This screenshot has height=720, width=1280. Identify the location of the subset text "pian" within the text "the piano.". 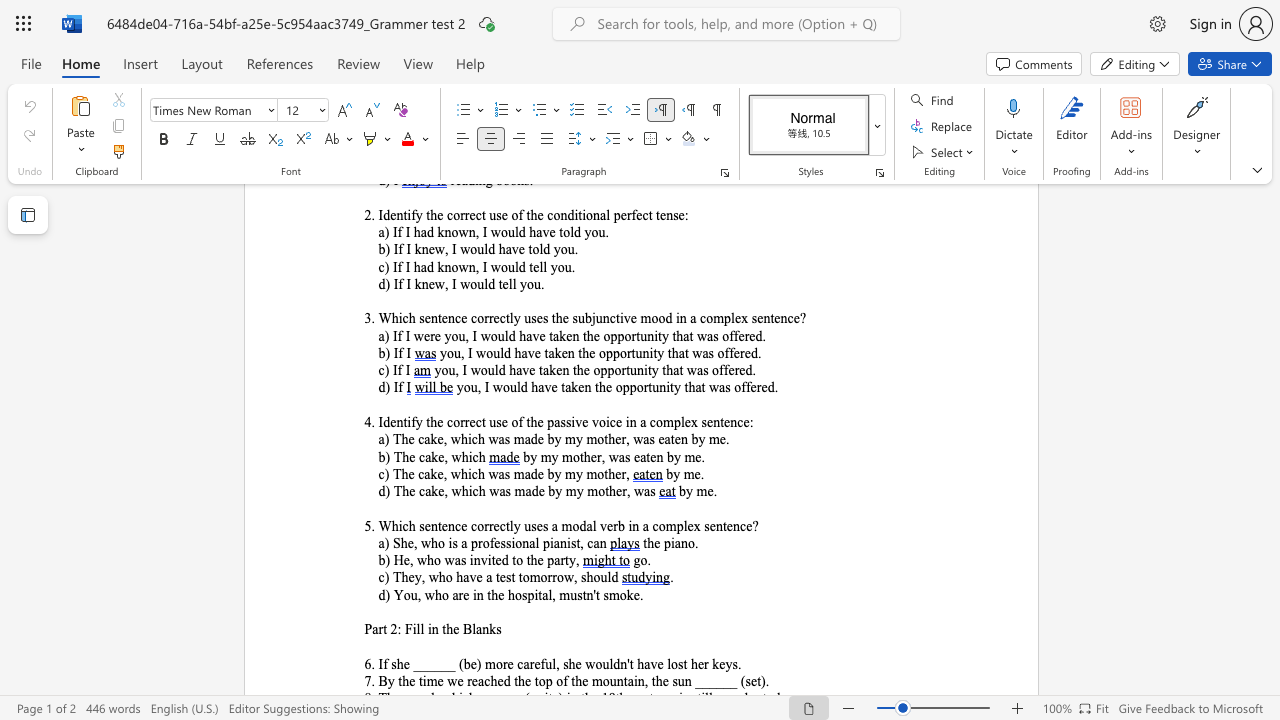
(663, 543).